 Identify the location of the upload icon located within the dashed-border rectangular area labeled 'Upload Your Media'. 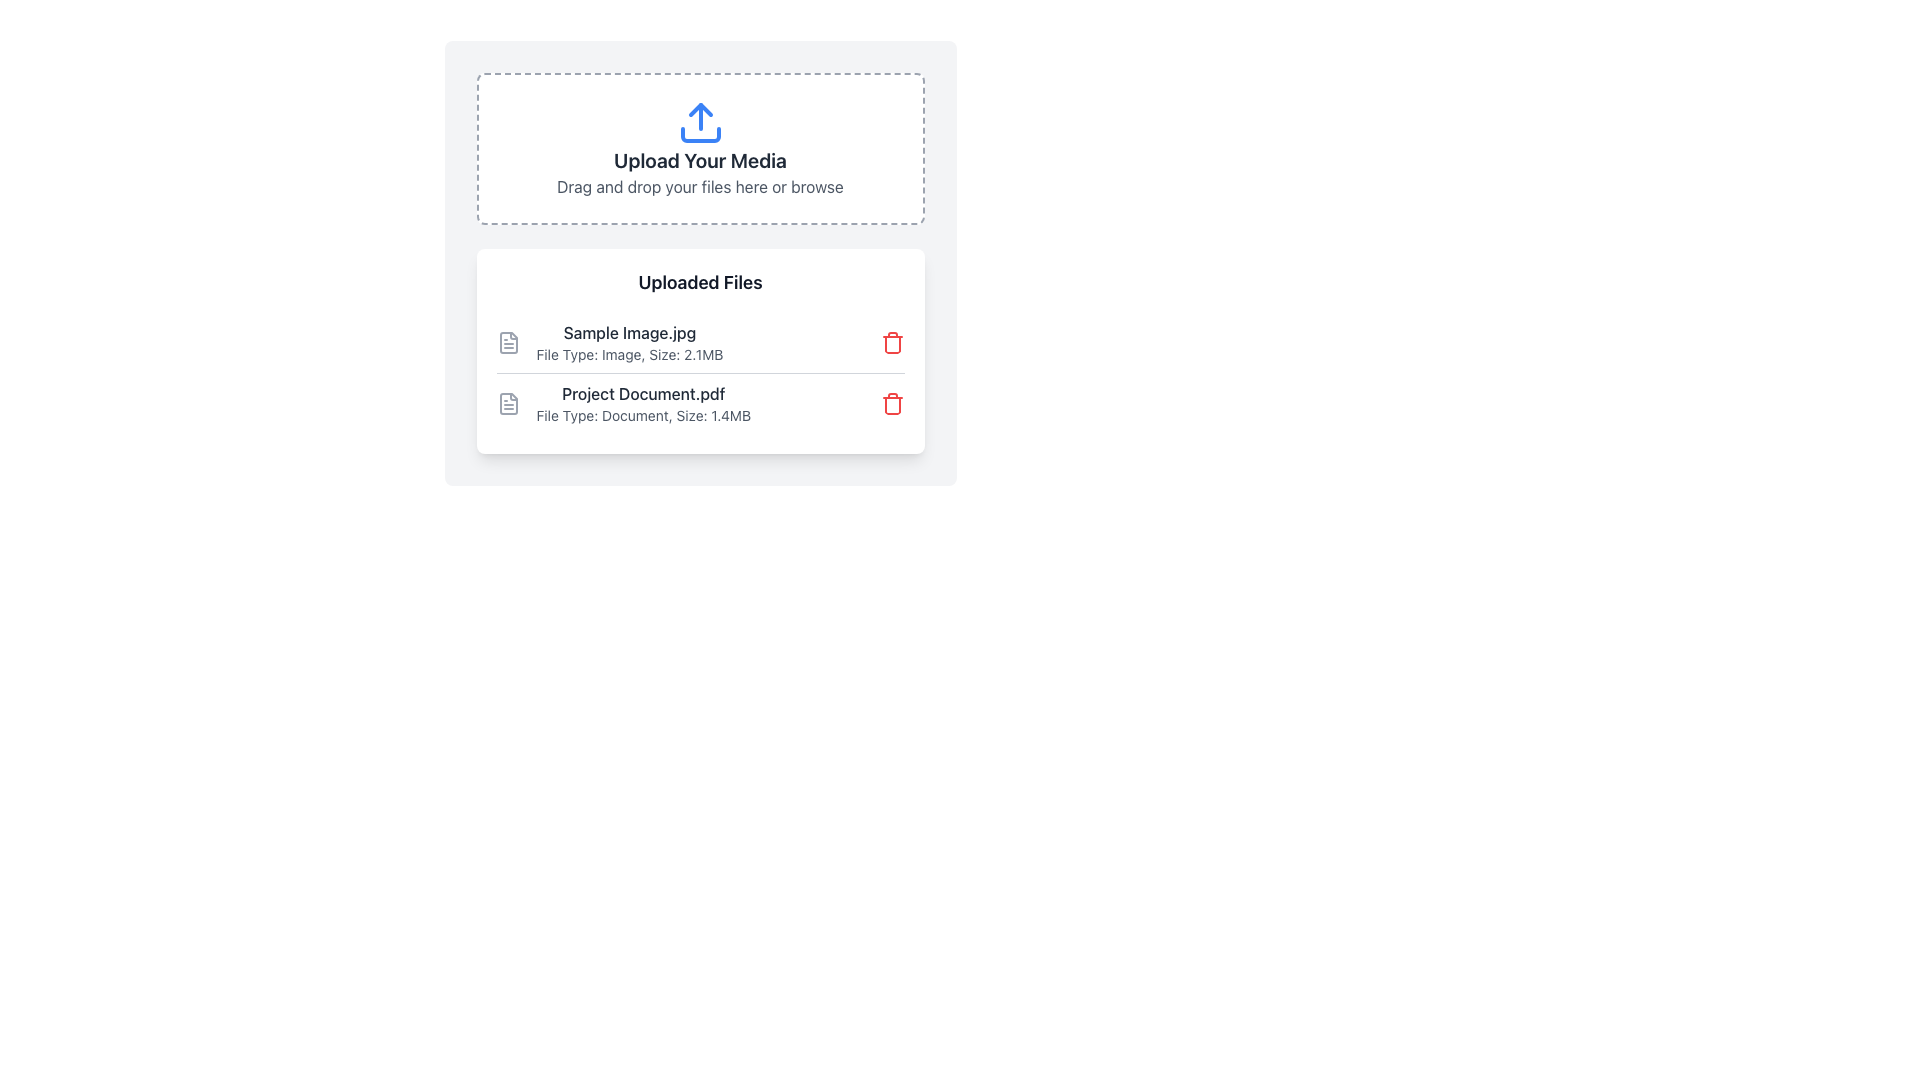
(700, 123).